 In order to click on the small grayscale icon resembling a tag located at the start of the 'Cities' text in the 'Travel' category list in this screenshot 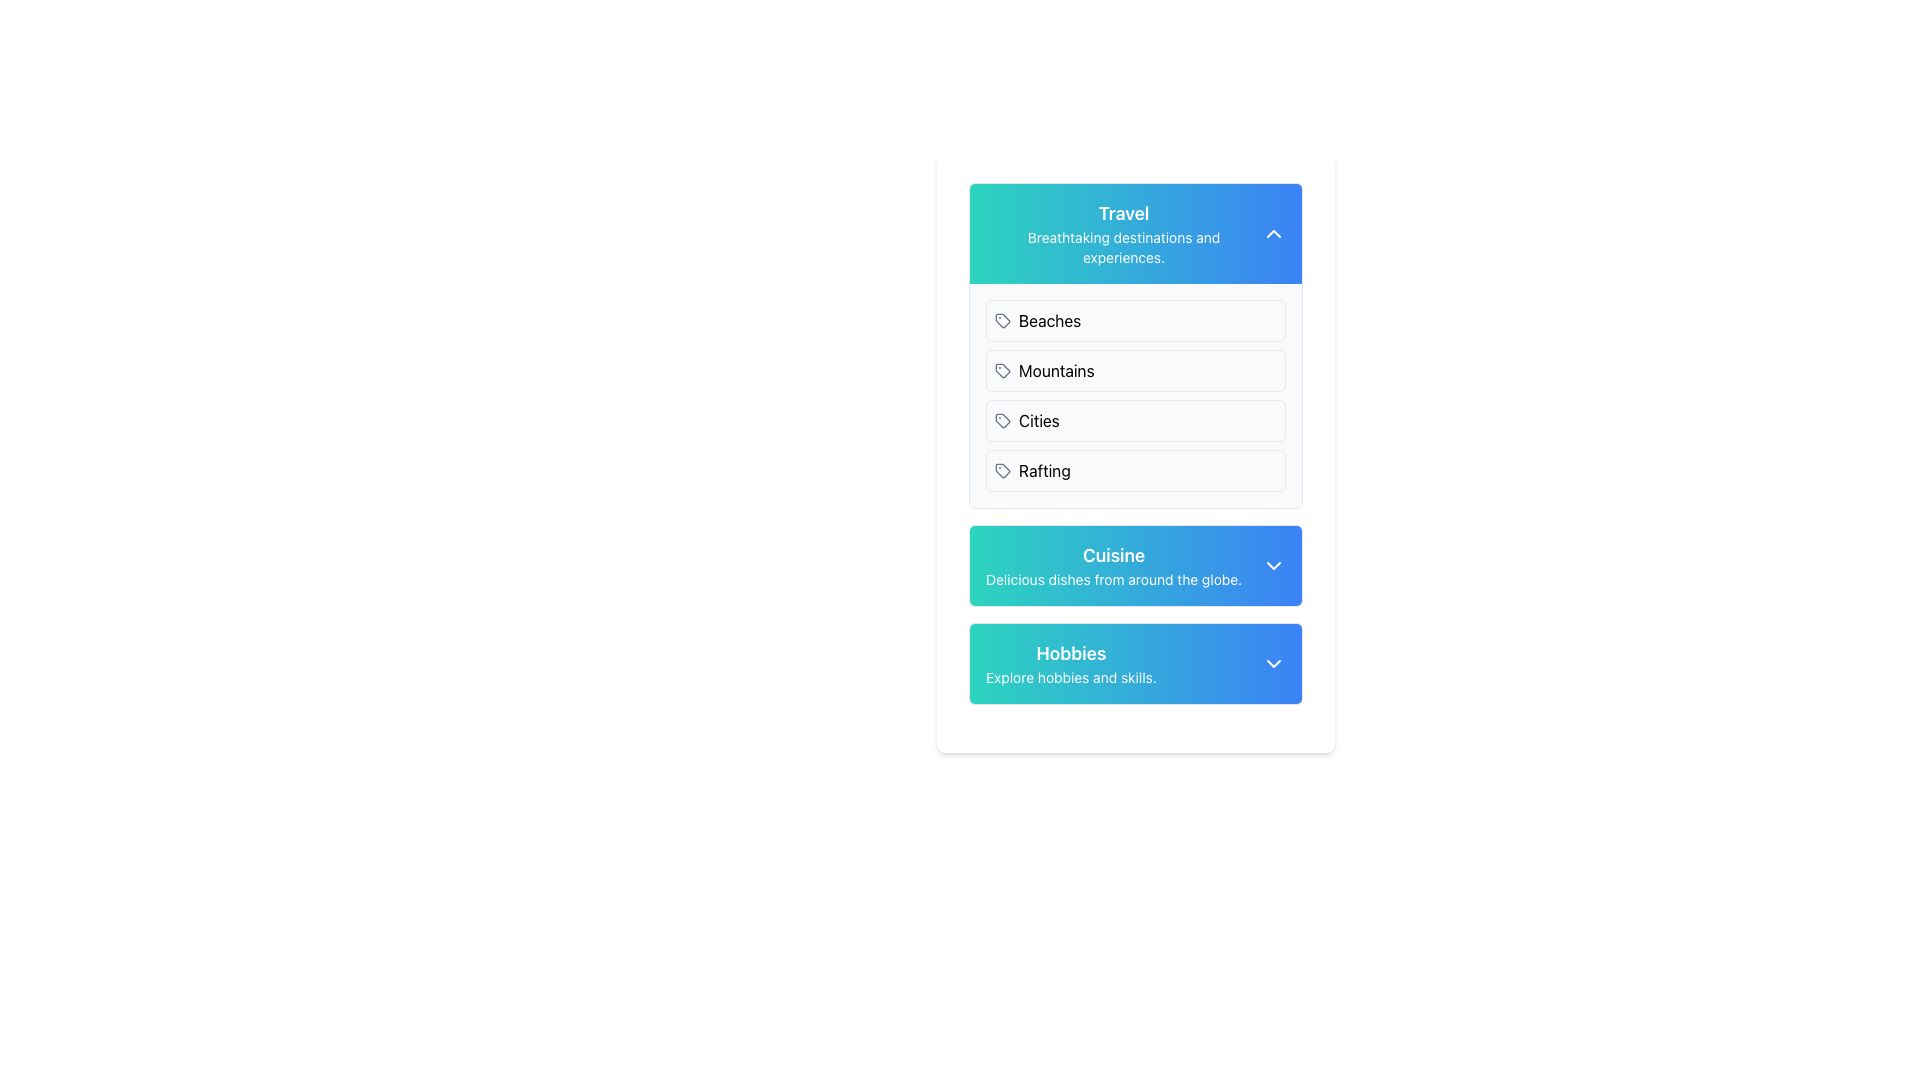, I will do `click(1003, 419)`.